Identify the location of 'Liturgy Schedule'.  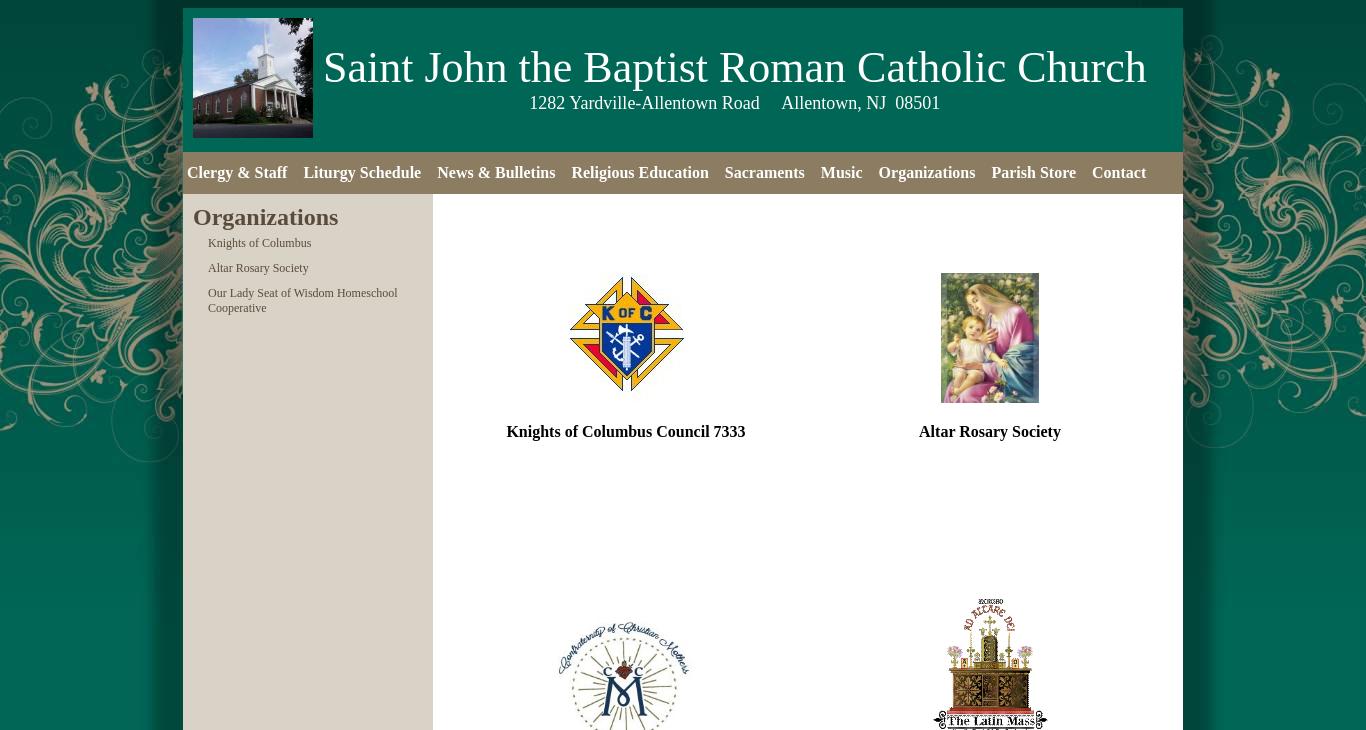
(360, 171).